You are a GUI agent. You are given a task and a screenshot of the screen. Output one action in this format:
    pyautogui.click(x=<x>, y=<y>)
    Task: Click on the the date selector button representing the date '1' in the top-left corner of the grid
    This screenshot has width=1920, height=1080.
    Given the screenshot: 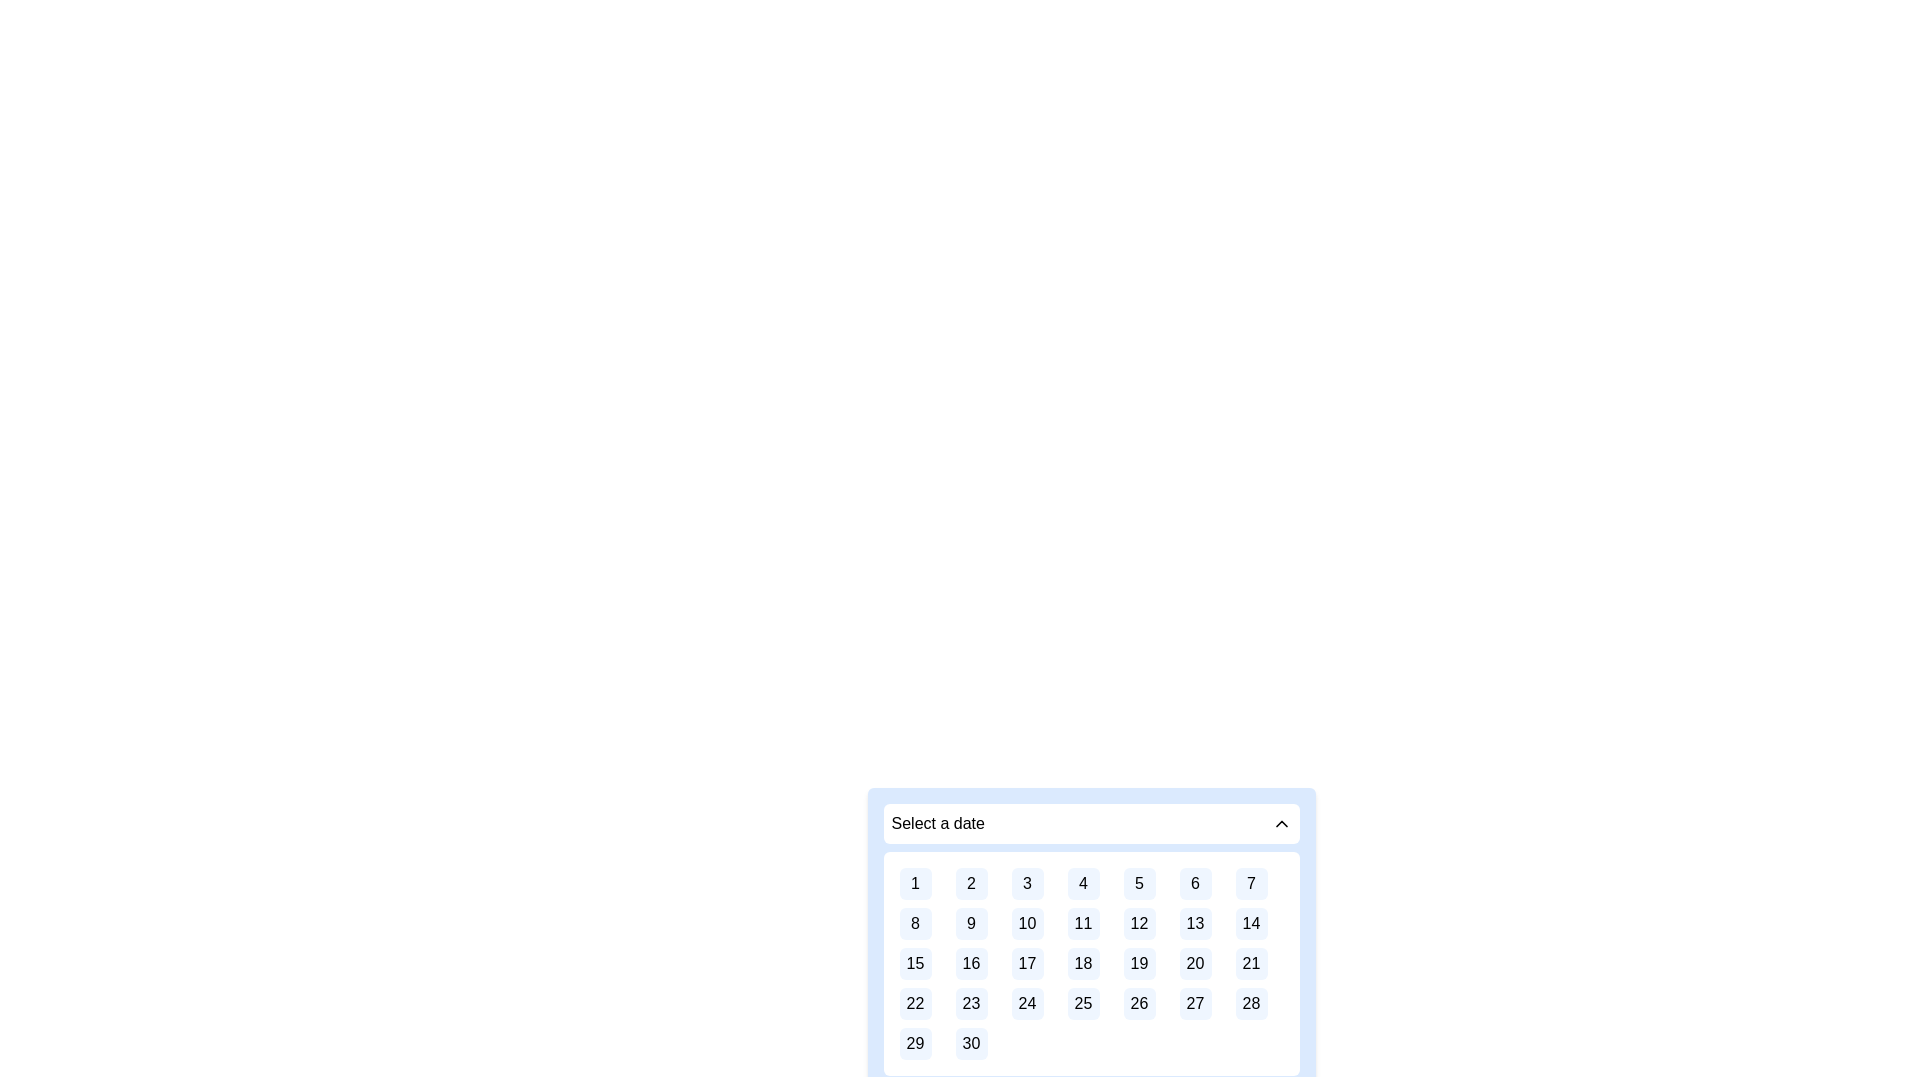 What is the action you would take?
    pyautogui.click(x=914, y=882)
    